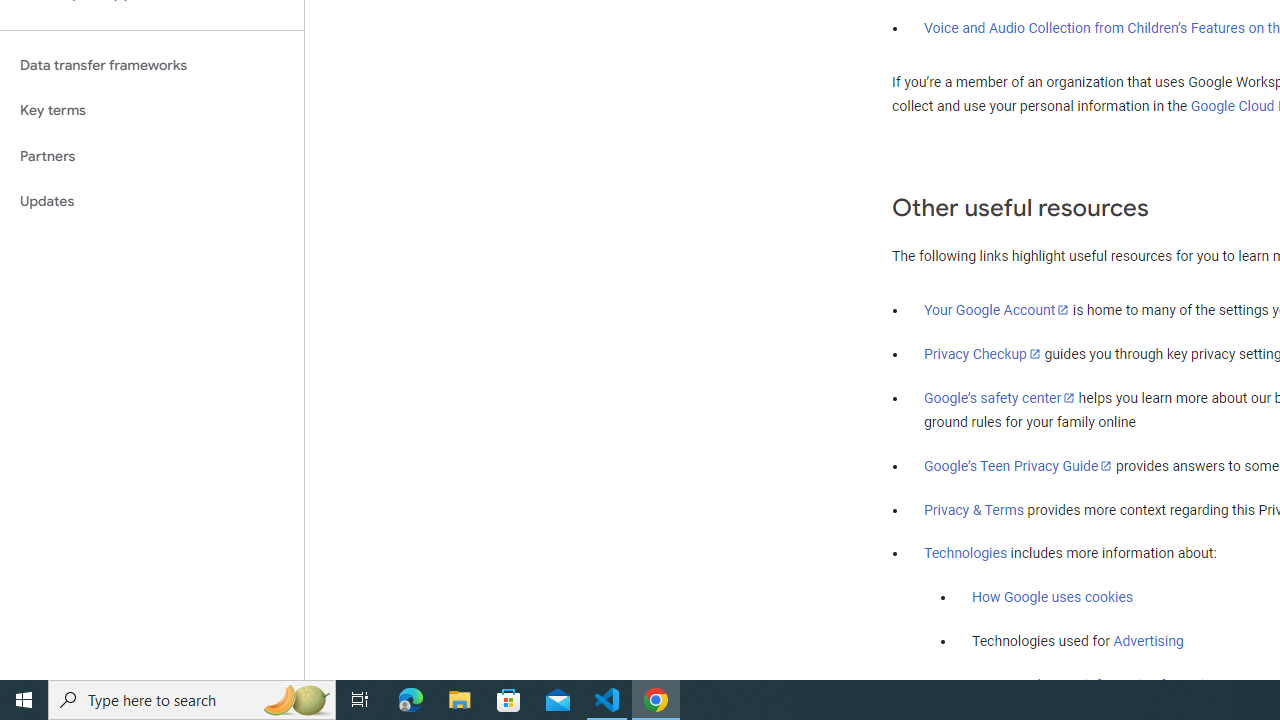  I want to click on 'Privacy Checkup', so click(982, 352).